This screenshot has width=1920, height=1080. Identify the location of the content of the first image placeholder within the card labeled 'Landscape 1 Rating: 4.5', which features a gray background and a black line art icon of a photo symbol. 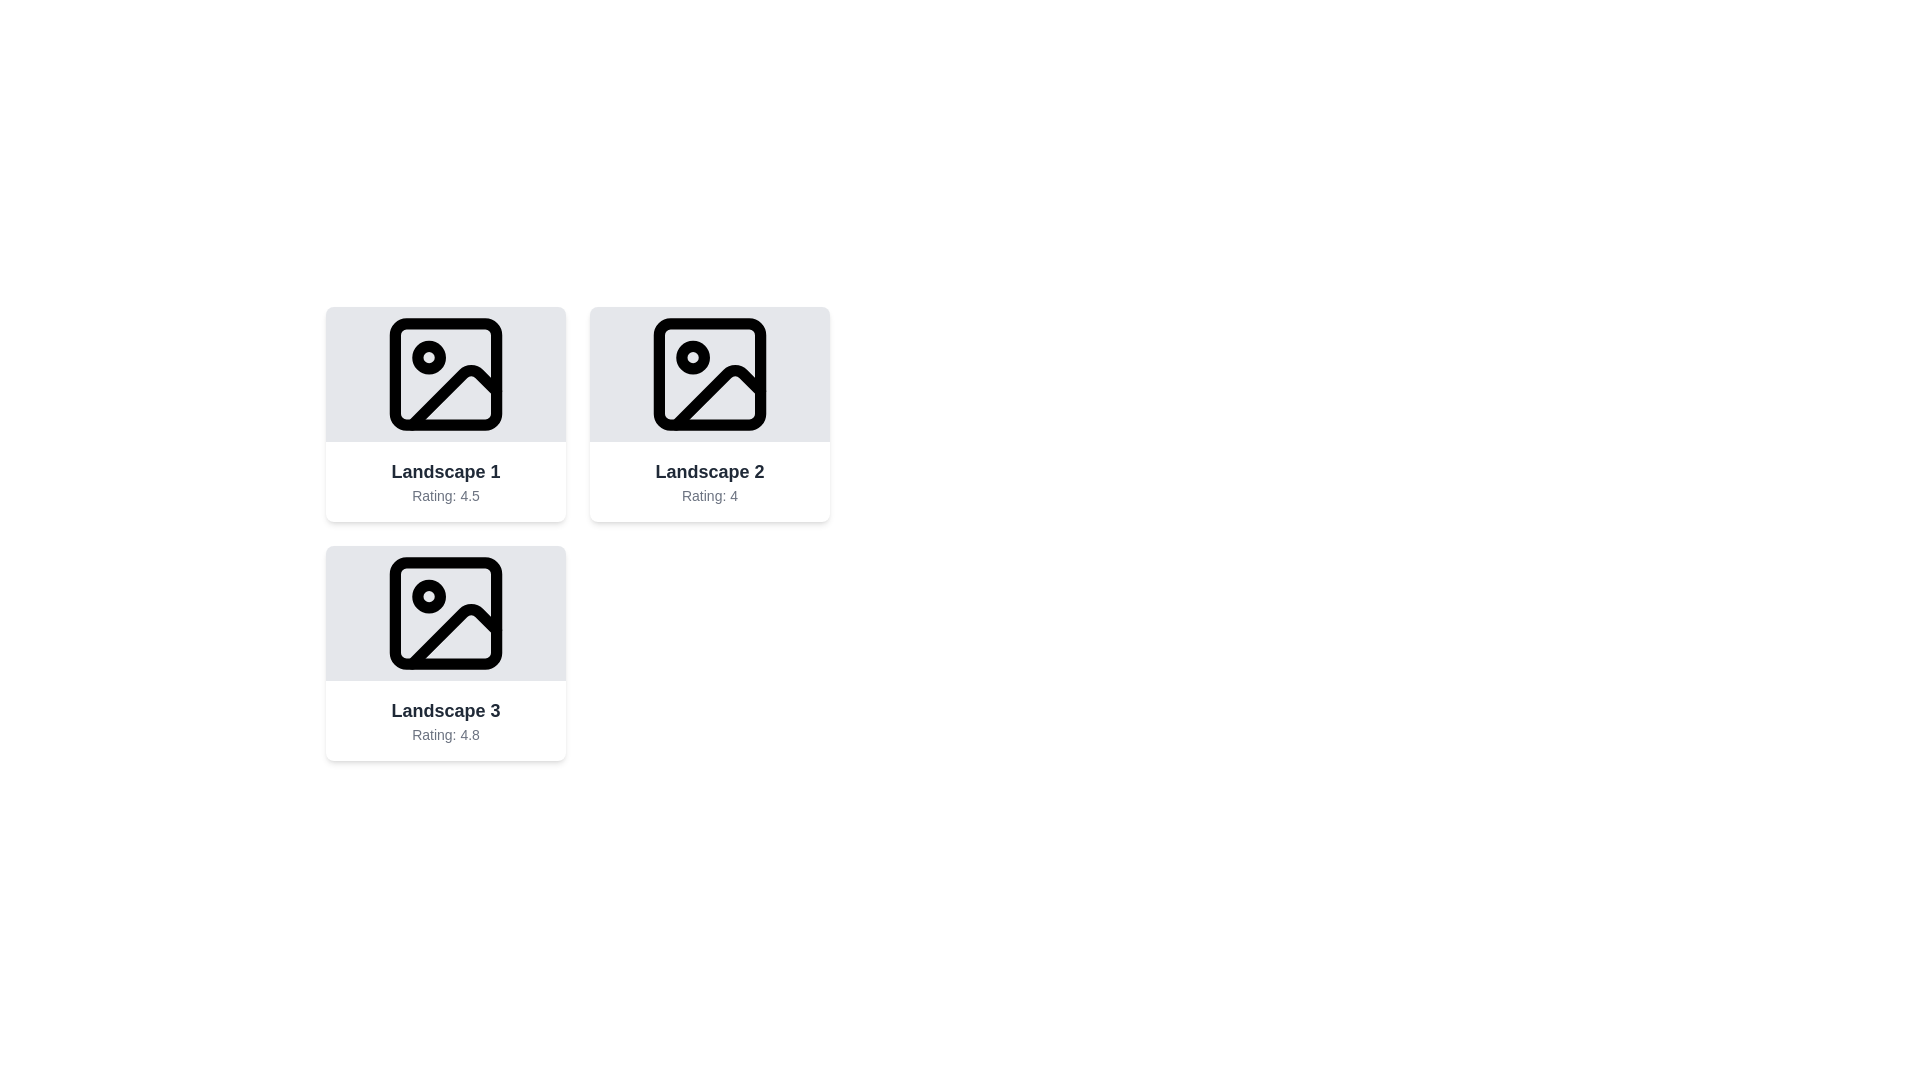
(445, 374).